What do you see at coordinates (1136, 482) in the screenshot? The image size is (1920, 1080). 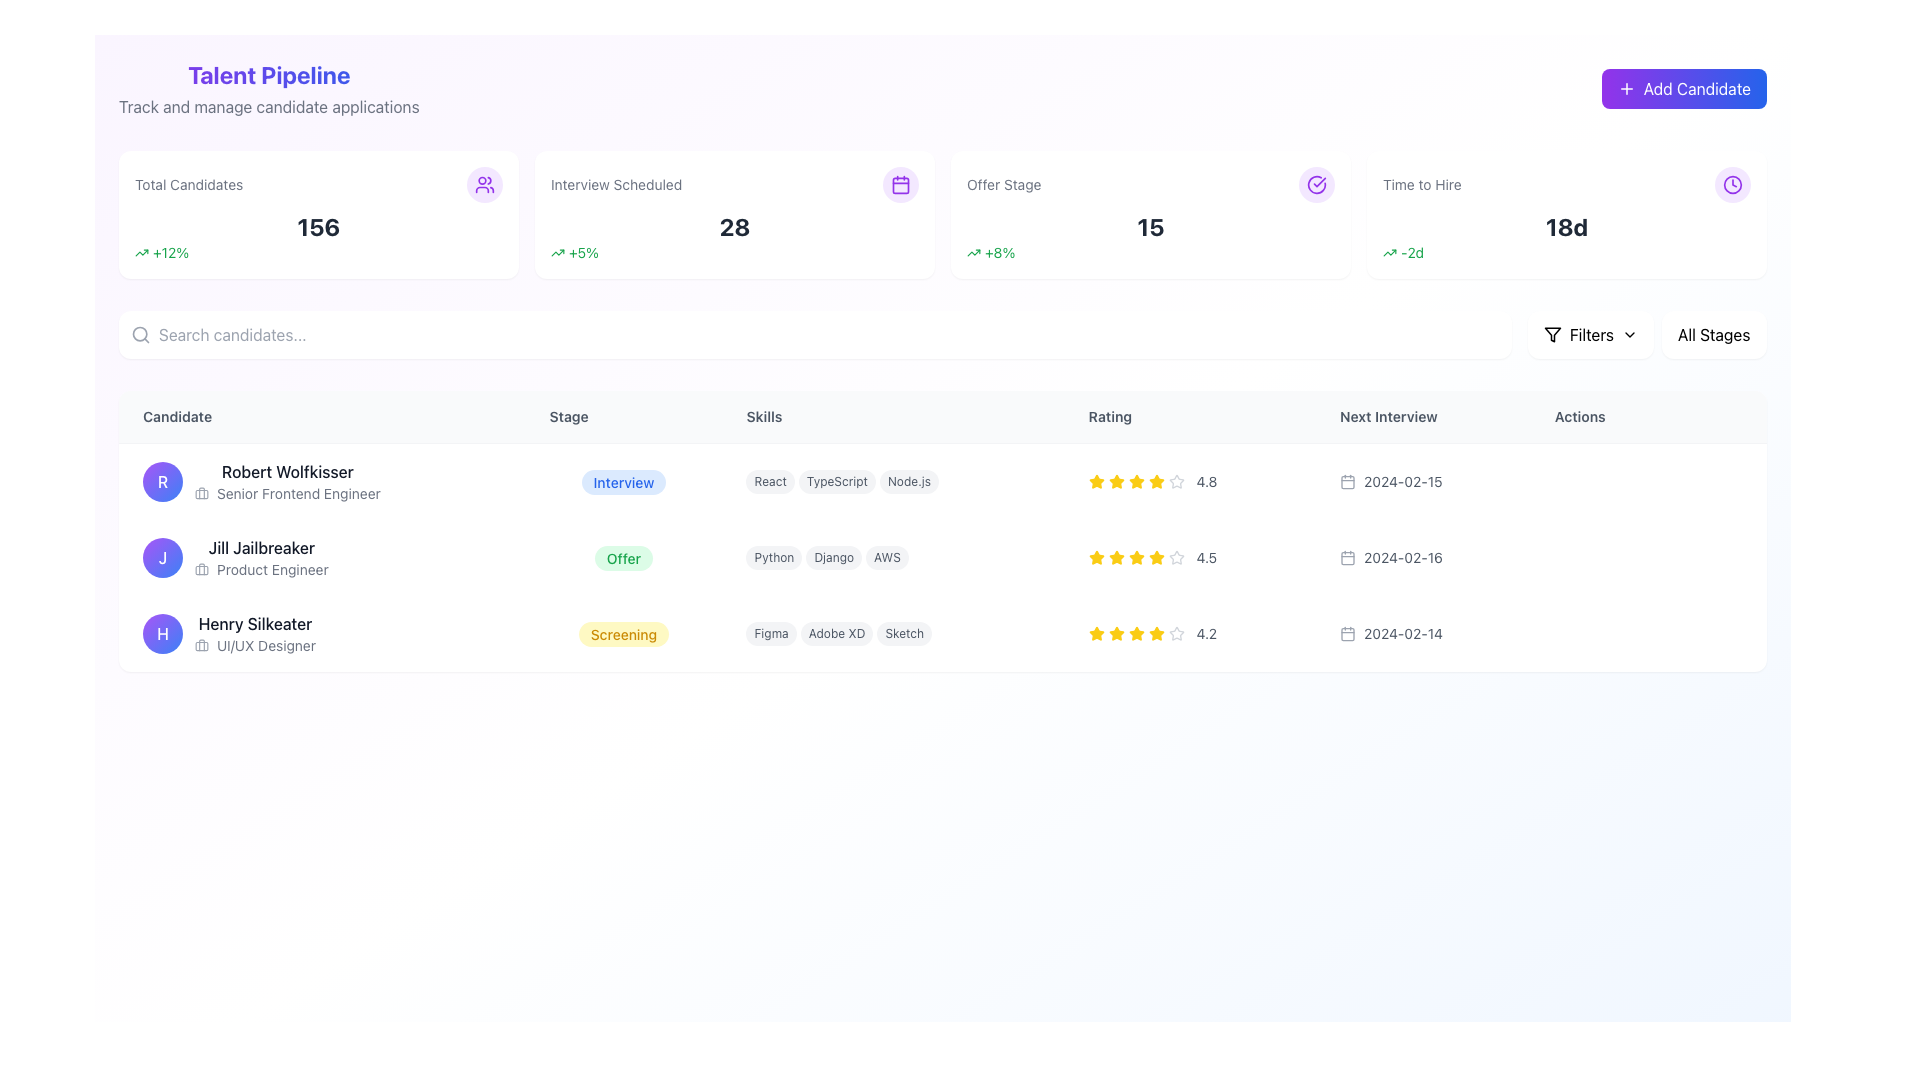 I see `the fifth yellow star icon in the rating system` at bounding box center [1136, 482].